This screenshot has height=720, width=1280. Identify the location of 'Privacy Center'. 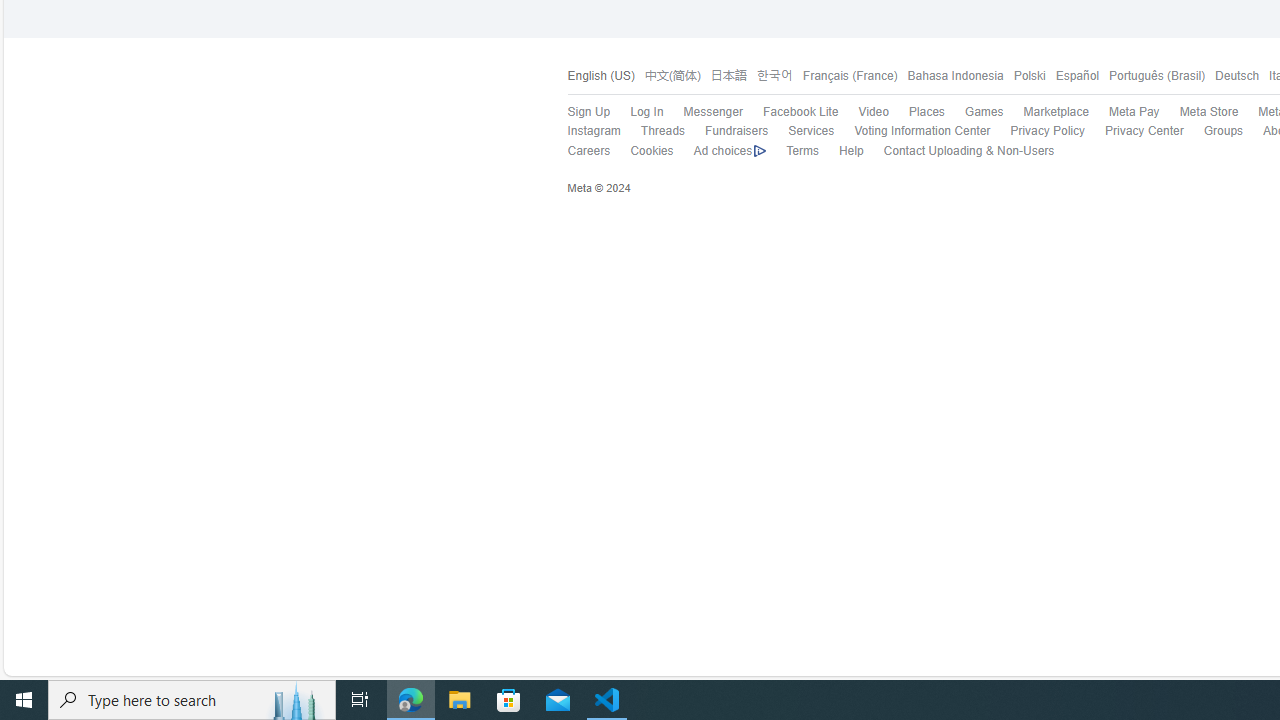
(1134, 131).